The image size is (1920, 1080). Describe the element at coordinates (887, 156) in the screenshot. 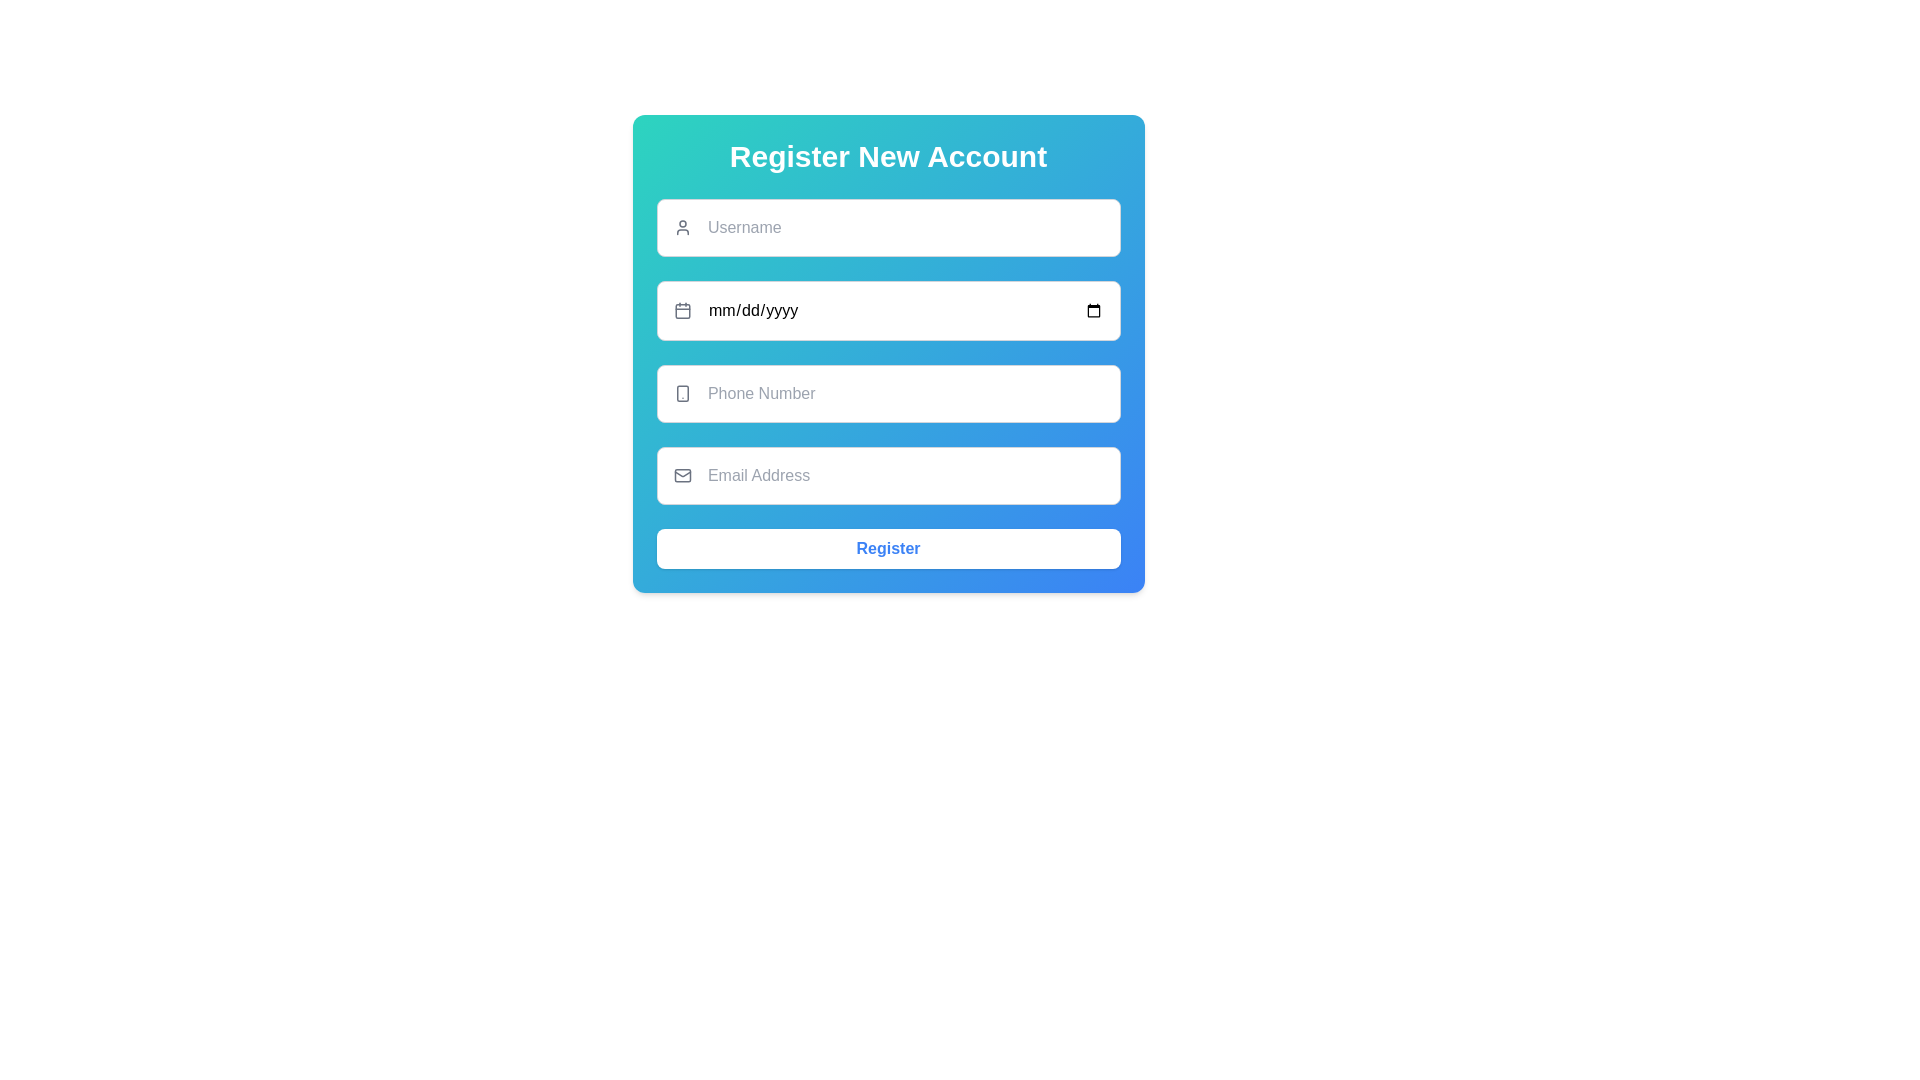

I see `the header text of the registration form, which serves as a title indicating the purpose of the displayed form` at that location.